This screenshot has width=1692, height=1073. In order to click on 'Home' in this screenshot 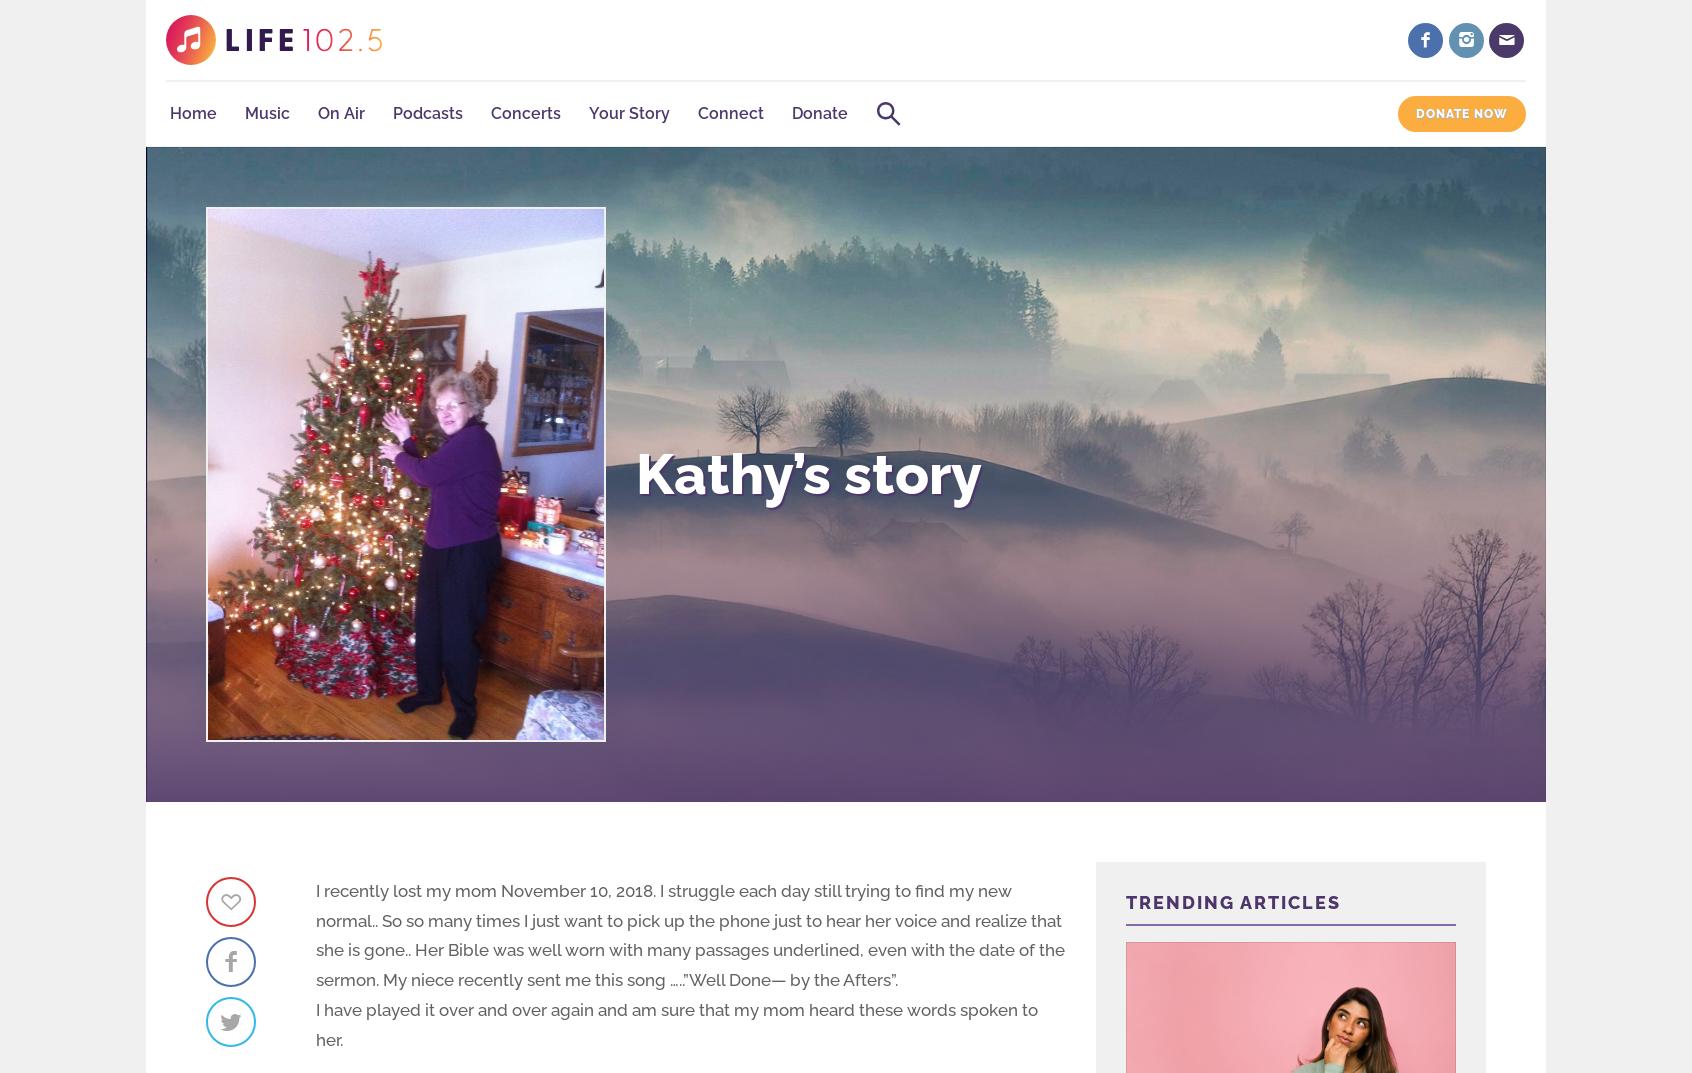, I will do `click(169, 113)`.